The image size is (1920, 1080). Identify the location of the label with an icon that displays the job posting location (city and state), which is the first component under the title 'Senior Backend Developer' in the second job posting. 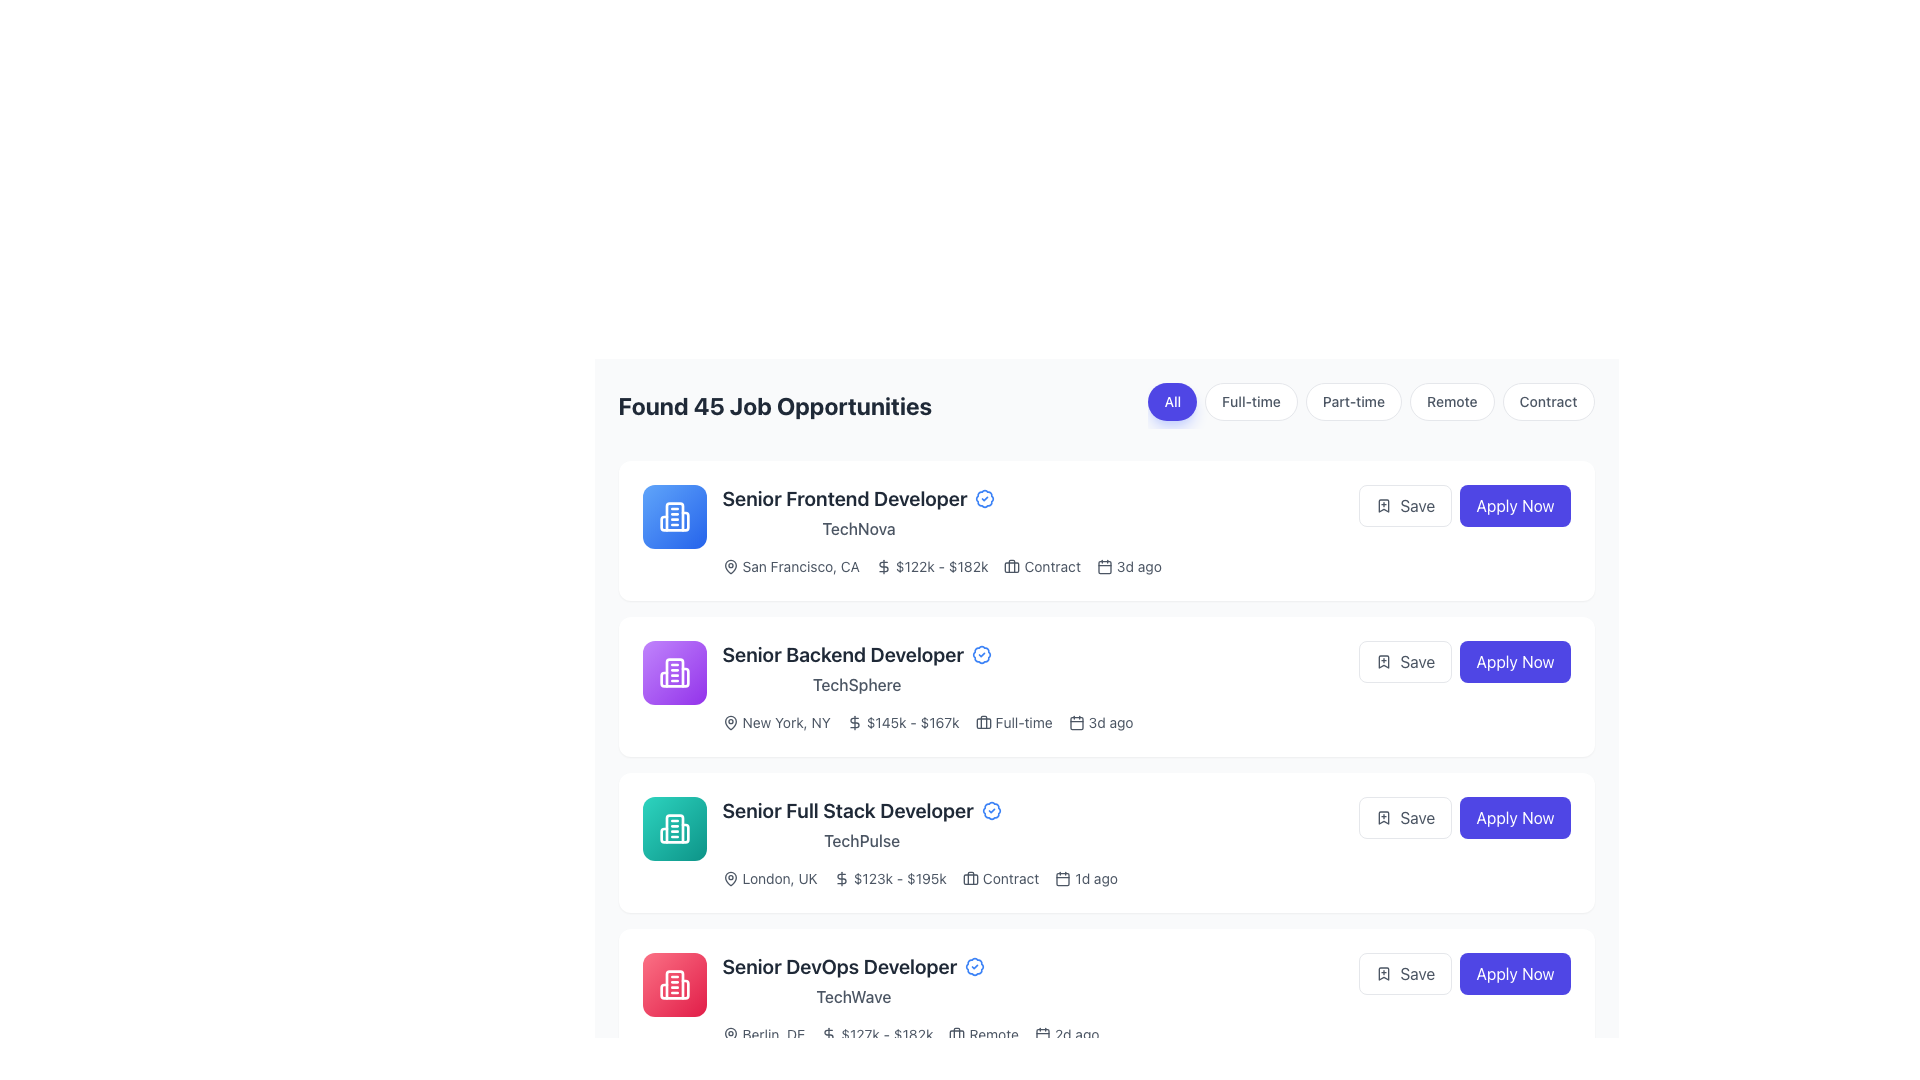
(775, 722).